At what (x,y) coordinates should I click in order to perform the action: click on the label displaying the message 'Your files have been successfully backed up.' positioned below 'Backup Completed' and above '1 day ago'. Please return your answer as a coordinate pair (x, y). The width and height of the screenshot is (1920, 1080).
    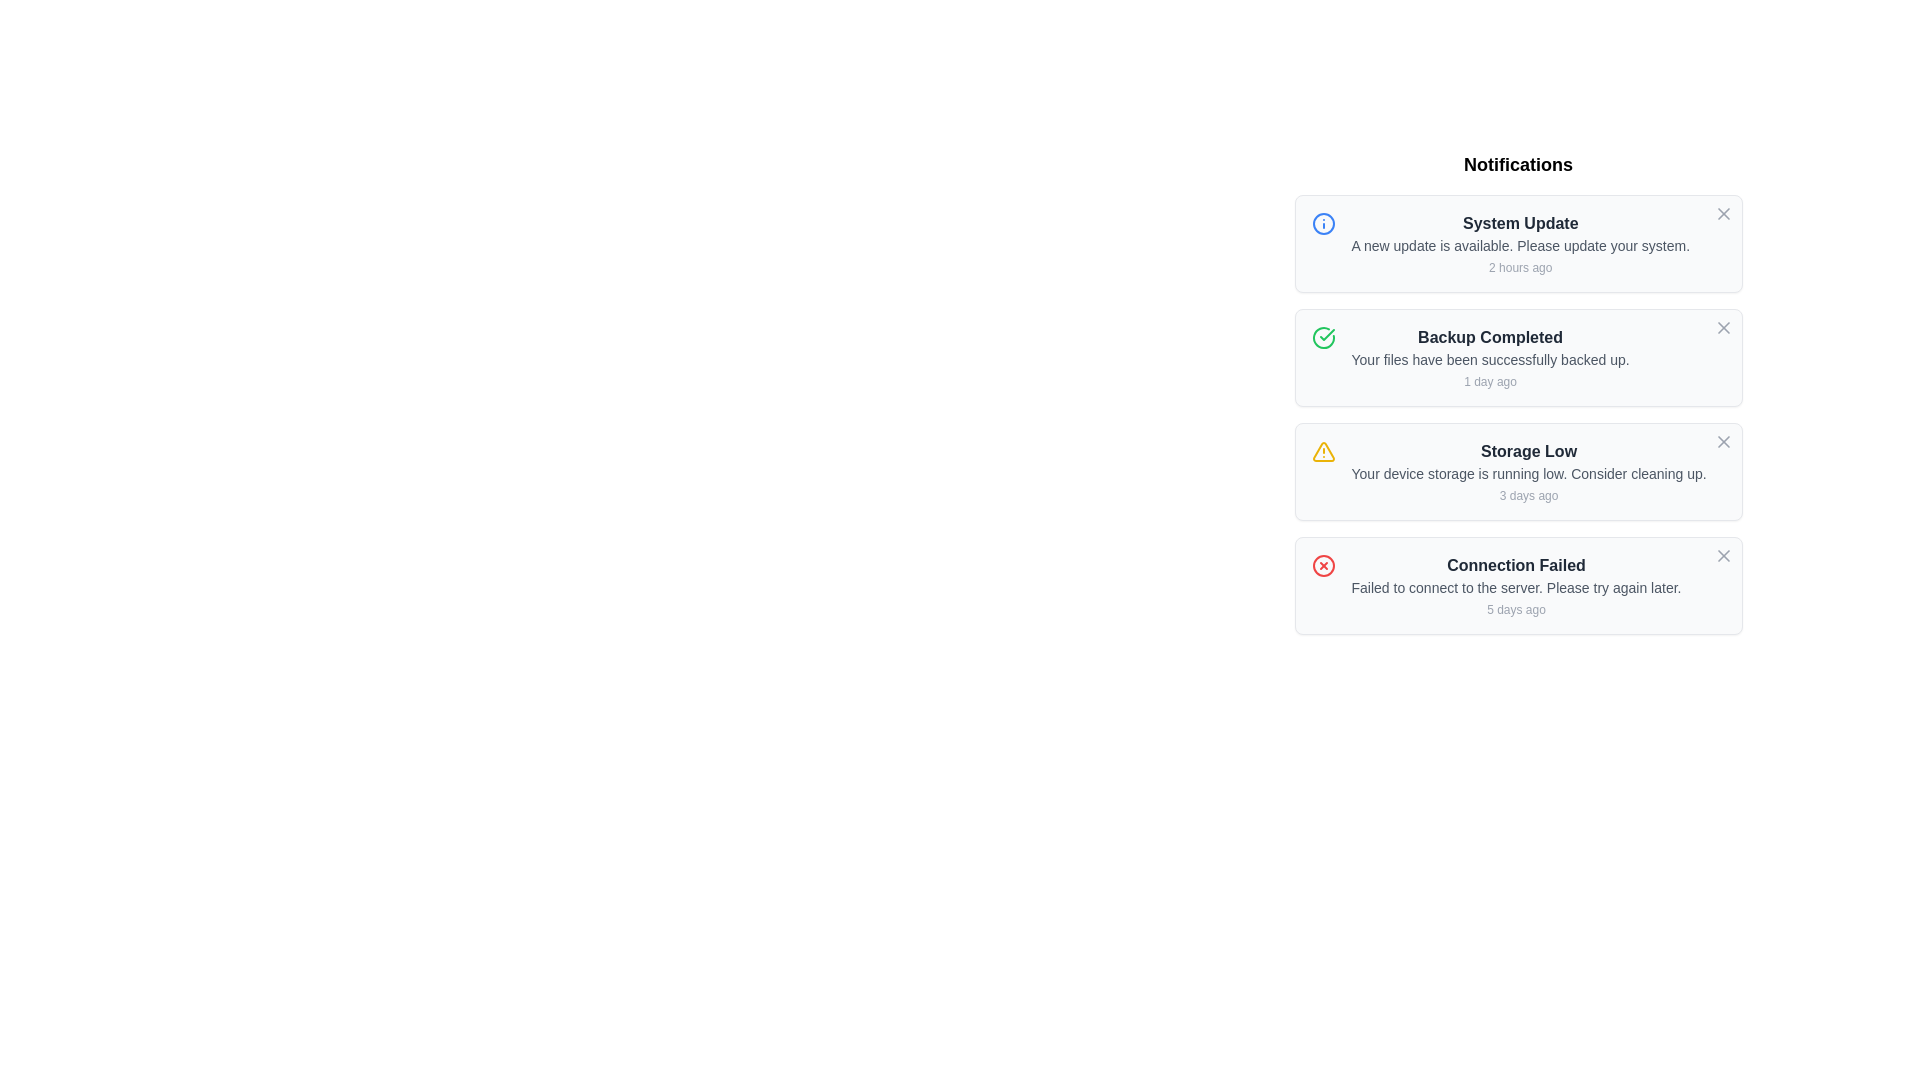
    Looking at the image, I should click on (1490, 358).